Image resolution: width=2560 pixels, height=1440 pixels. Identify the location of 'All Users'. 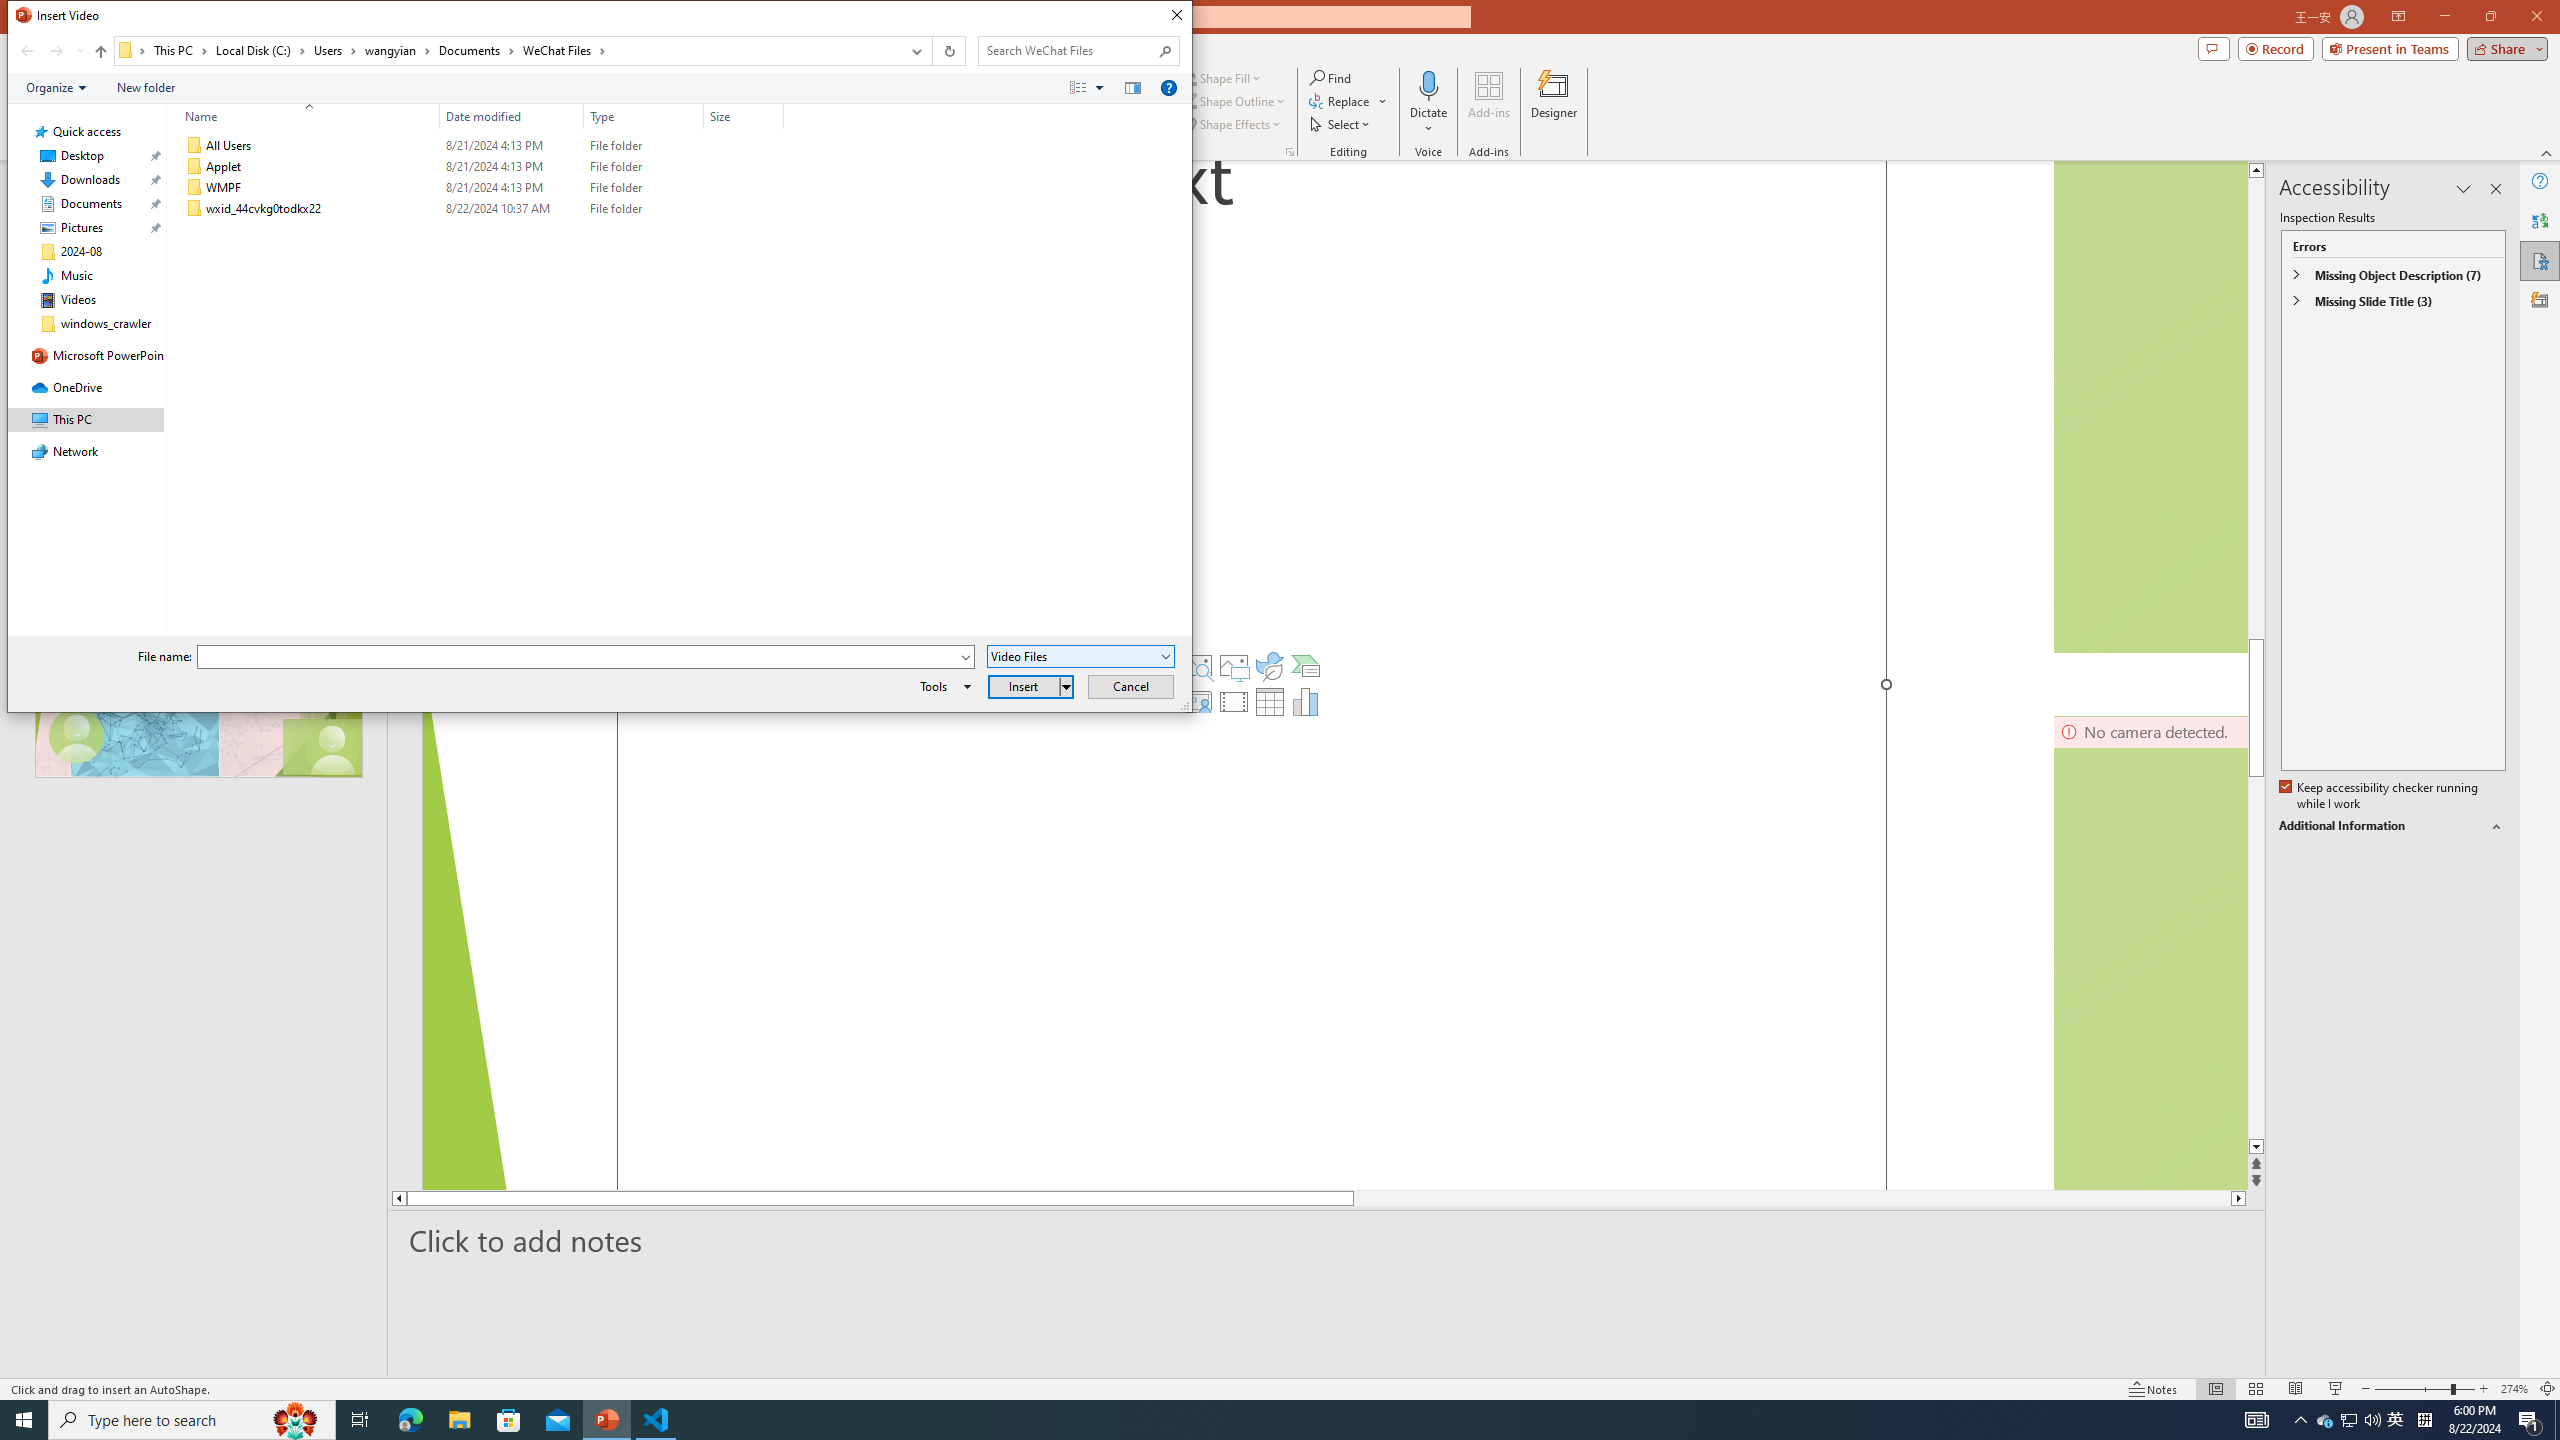
(481, 145).